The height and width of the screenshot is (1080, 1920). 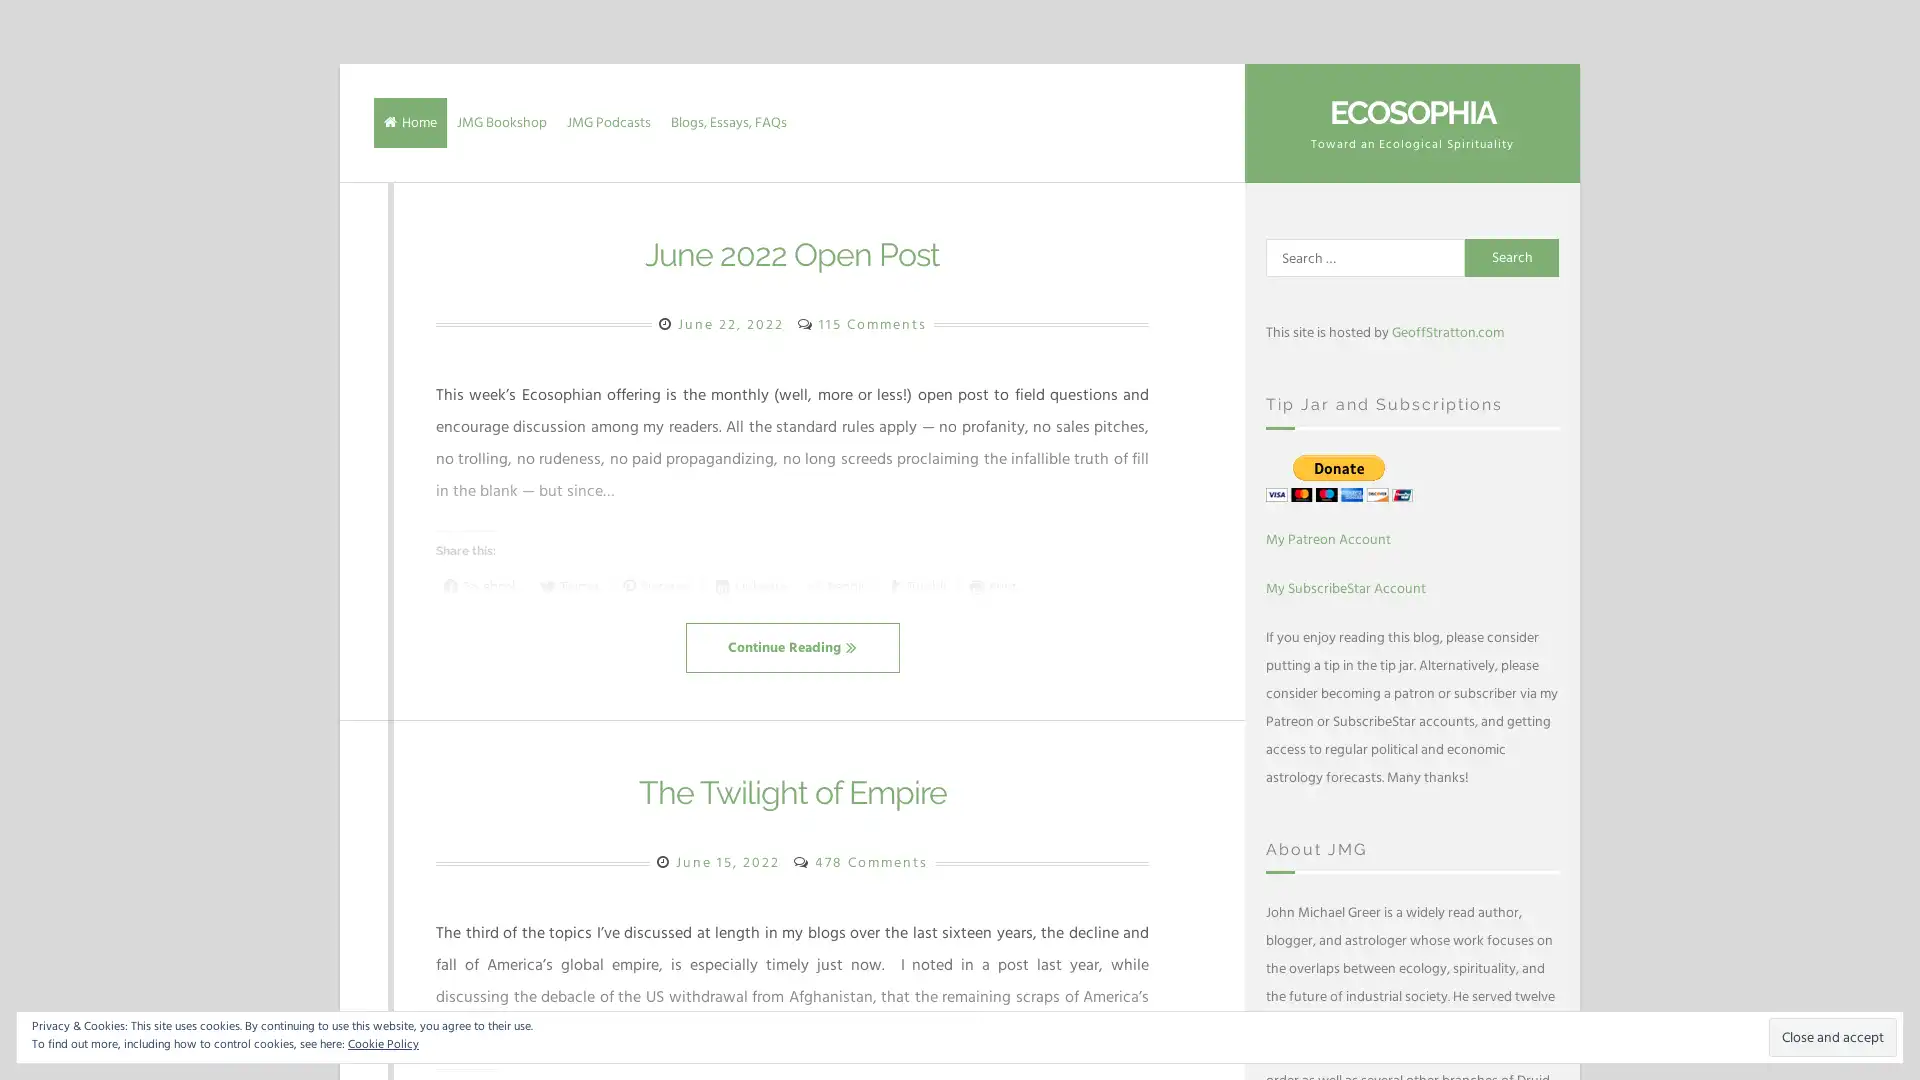 I want to click on Search, so click(x=1512, y=257).